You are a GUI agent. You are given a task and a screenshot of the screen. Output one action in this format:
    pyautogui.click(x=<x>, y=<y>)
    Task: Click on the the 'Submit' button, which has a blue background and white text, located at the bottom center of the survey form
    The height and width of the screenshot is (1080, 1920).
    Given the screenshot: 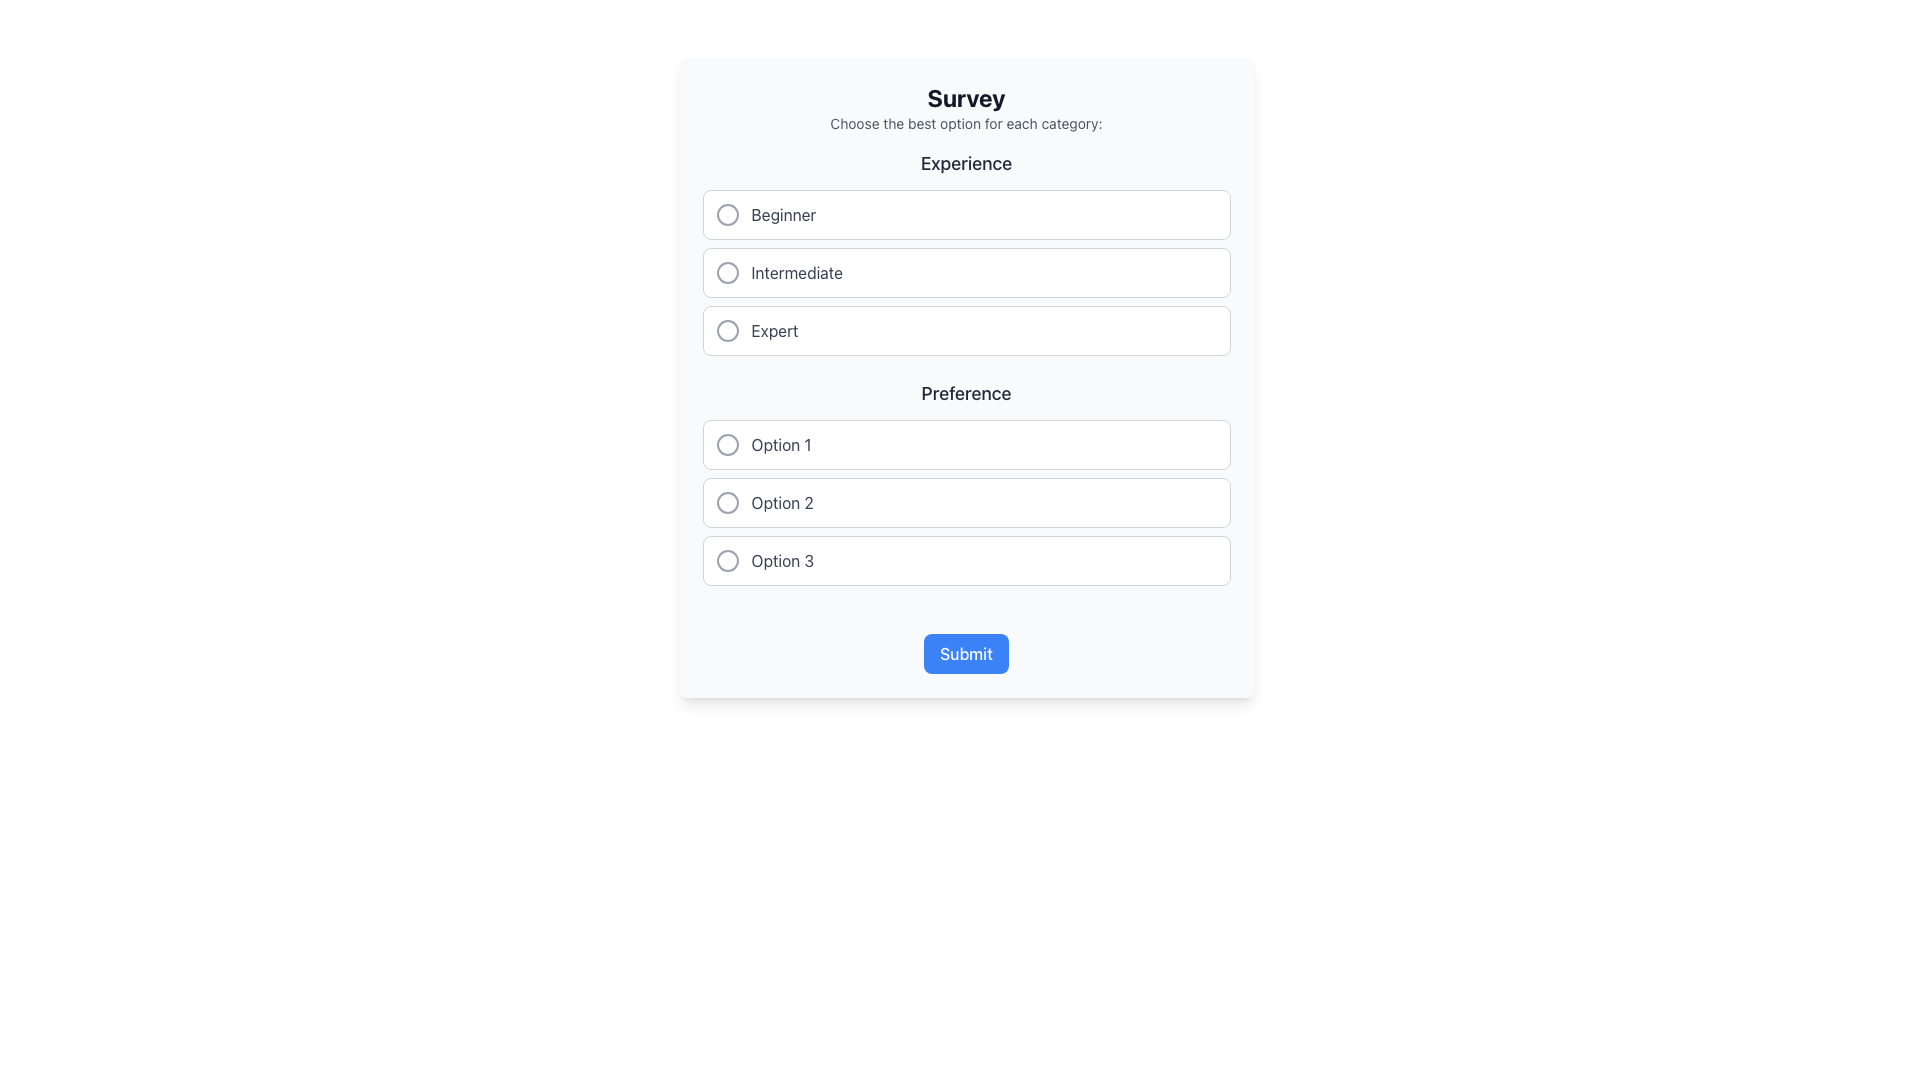 What is the action you would take?
    pyautogui.click(x=966, y=654)
    